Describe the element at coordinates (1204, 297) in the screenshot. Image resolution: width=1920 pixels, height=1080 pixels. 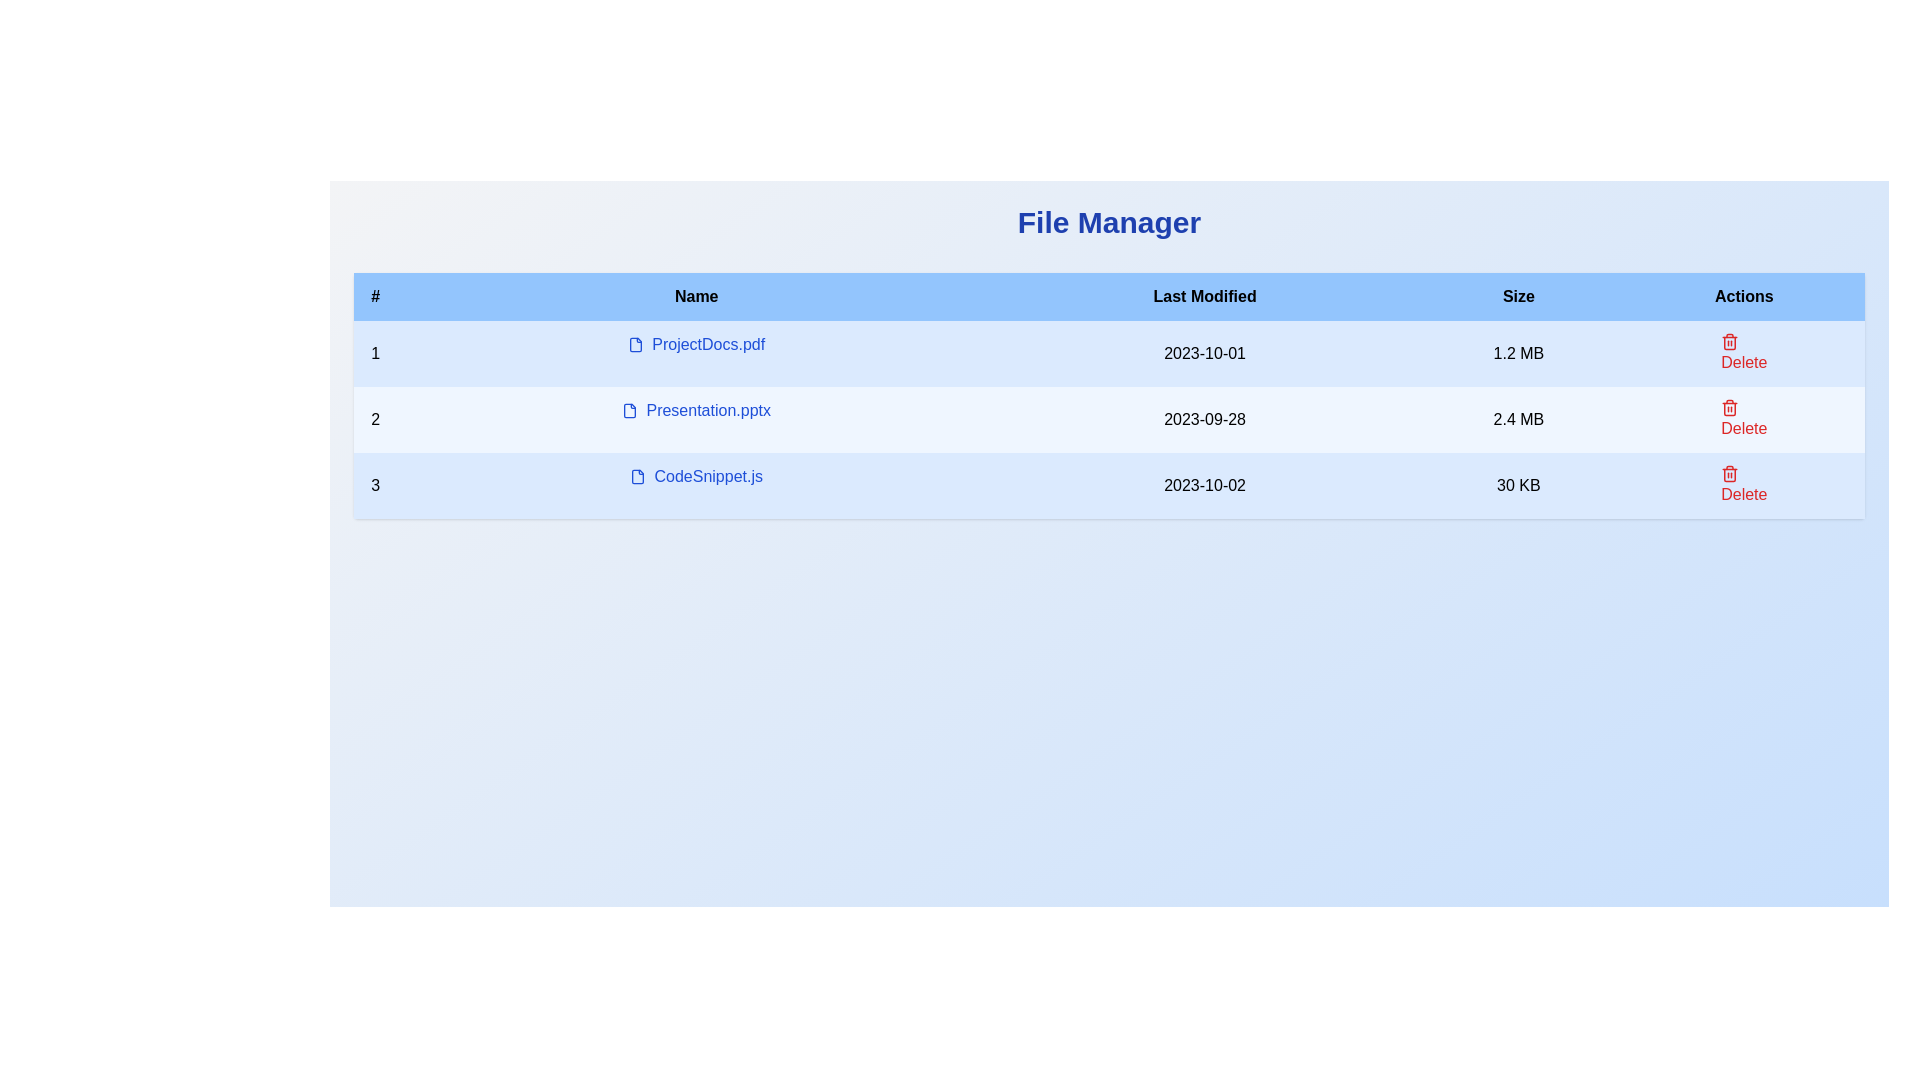
I see `the 'Last Modified' text label` at that location.